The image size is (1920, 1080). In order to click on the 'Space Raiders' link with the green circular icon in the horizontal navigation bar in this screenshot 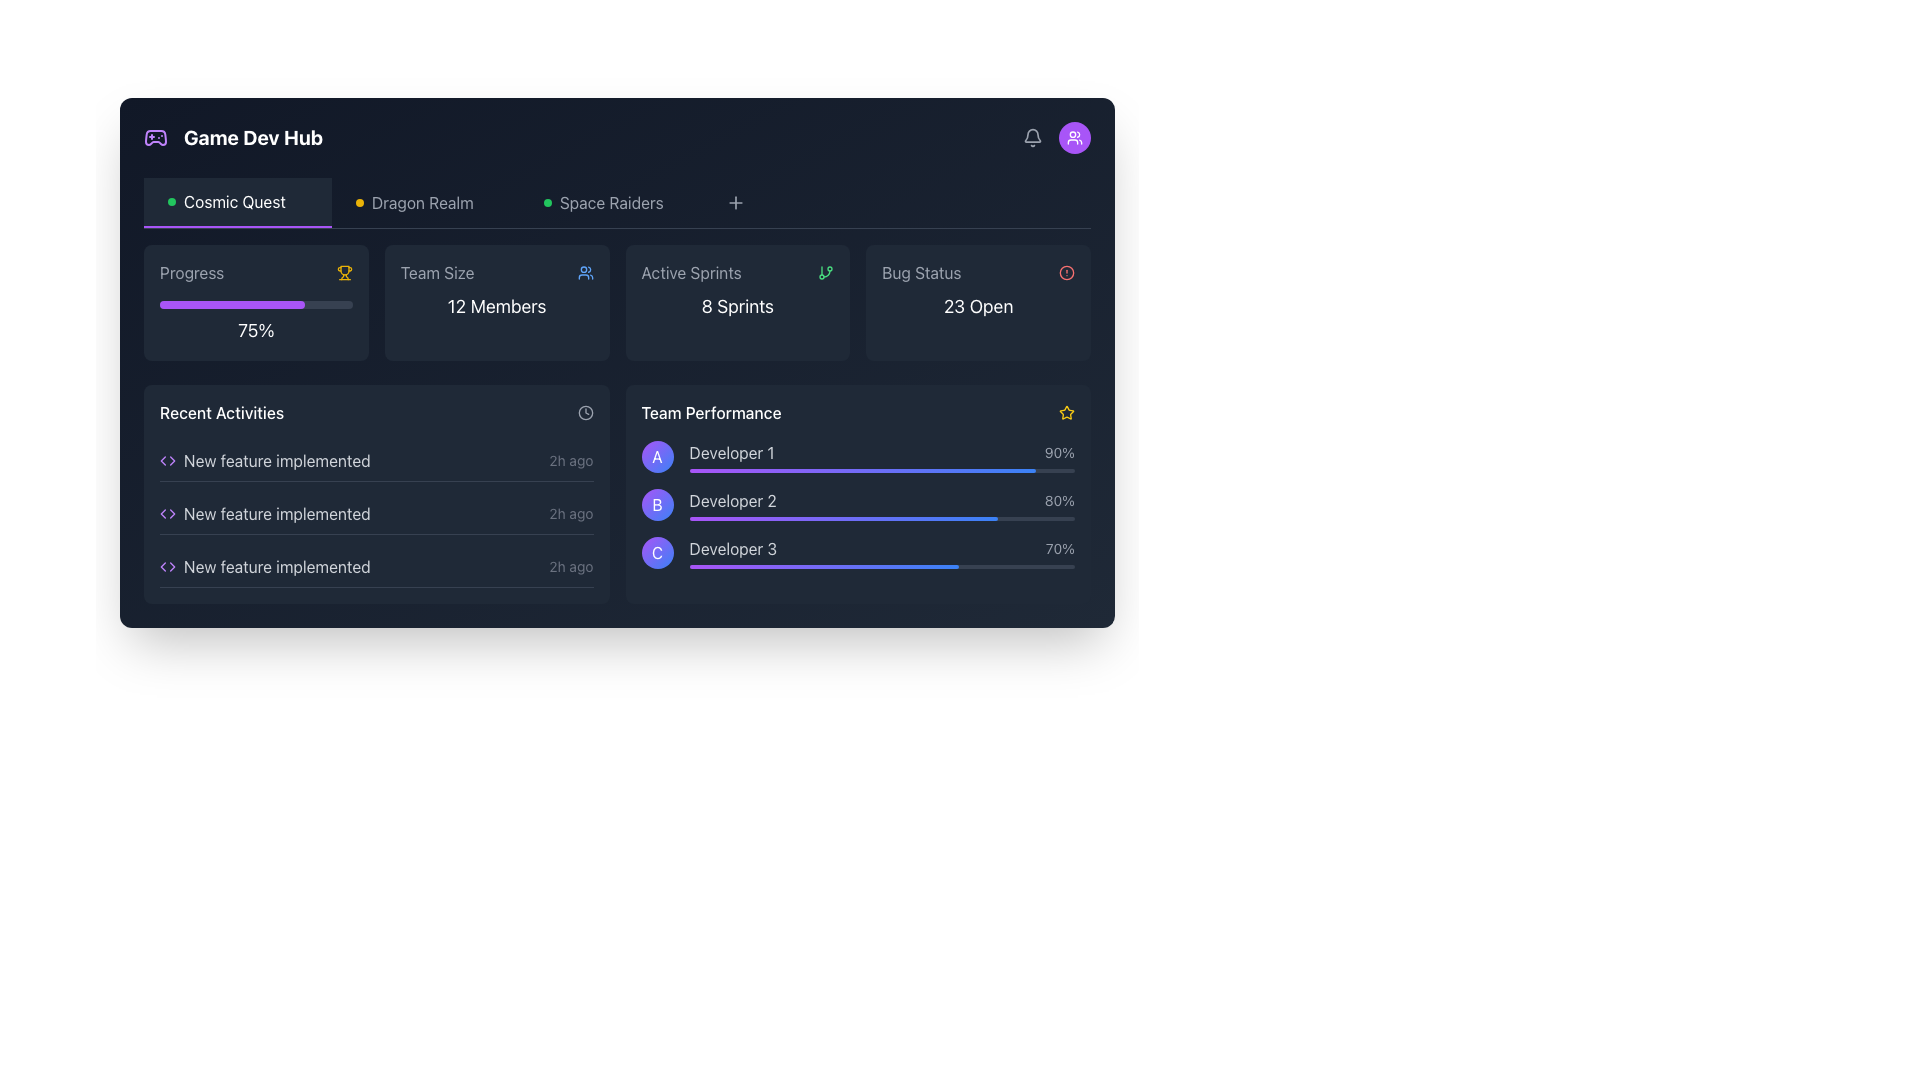, I will do `click(602, 203)`.